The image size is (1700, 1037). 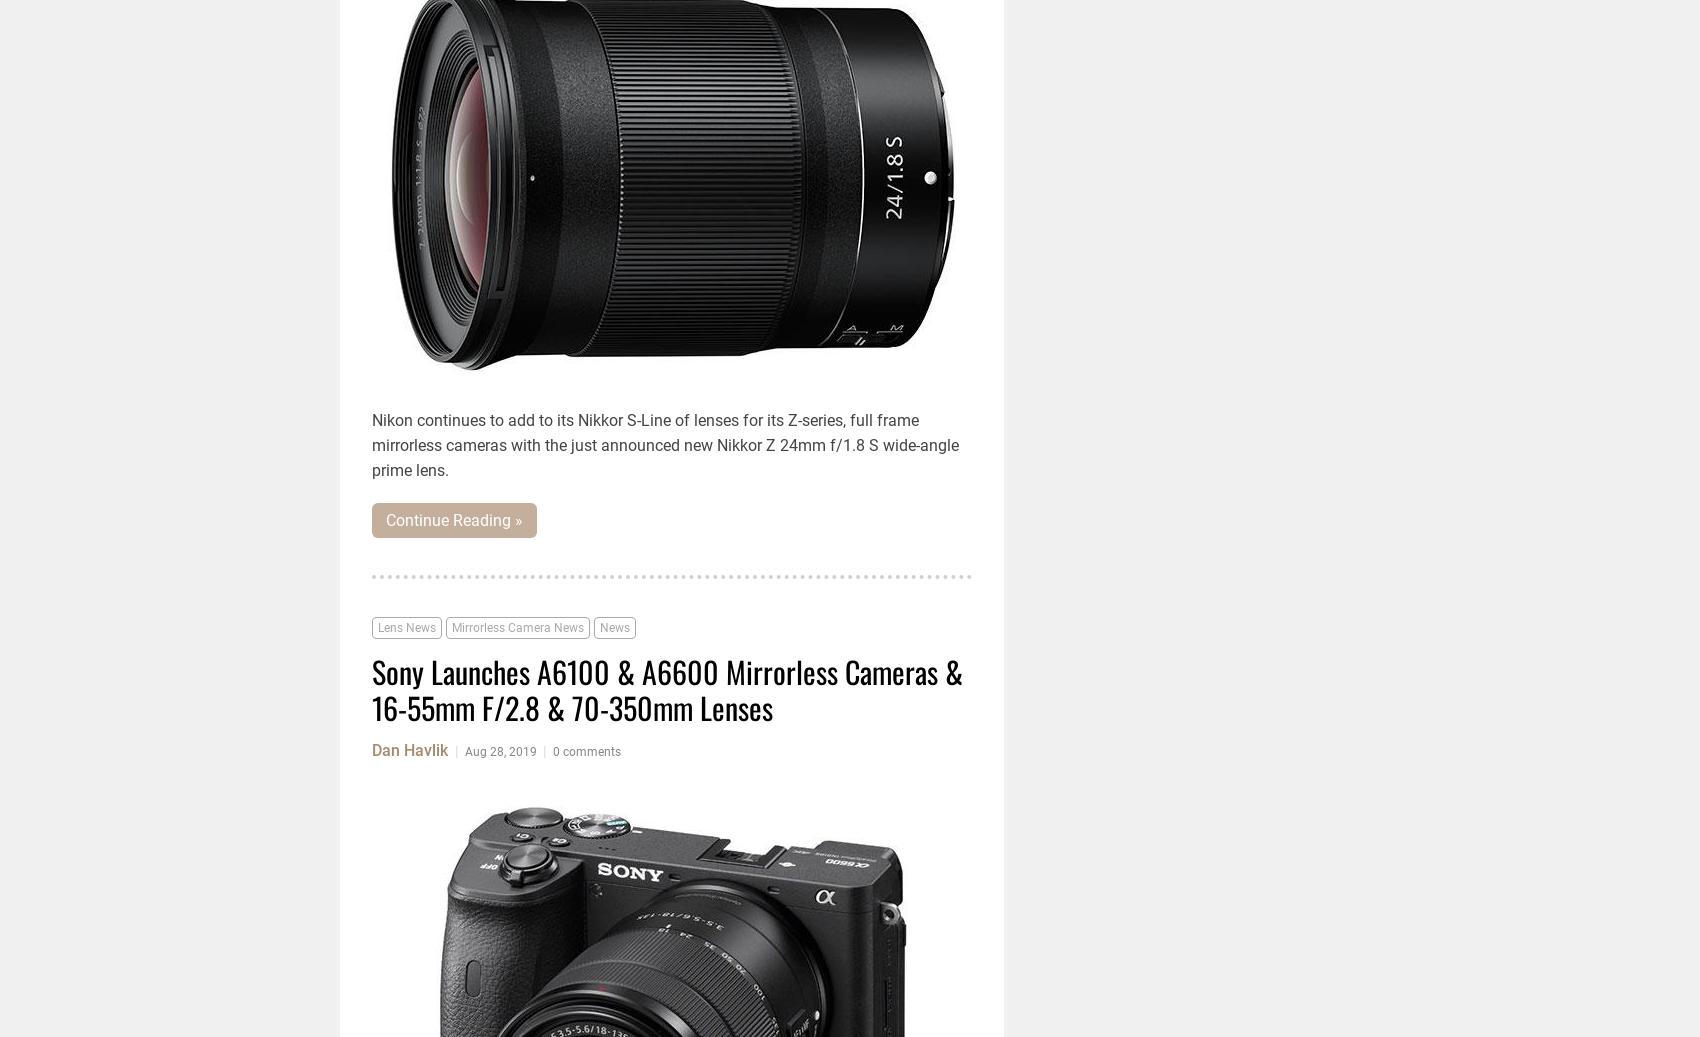 What do you see at coordinates (517, 628) in the screenshot?
I see `'Mirrorless Camera News'` at bounding box center [517, 628].